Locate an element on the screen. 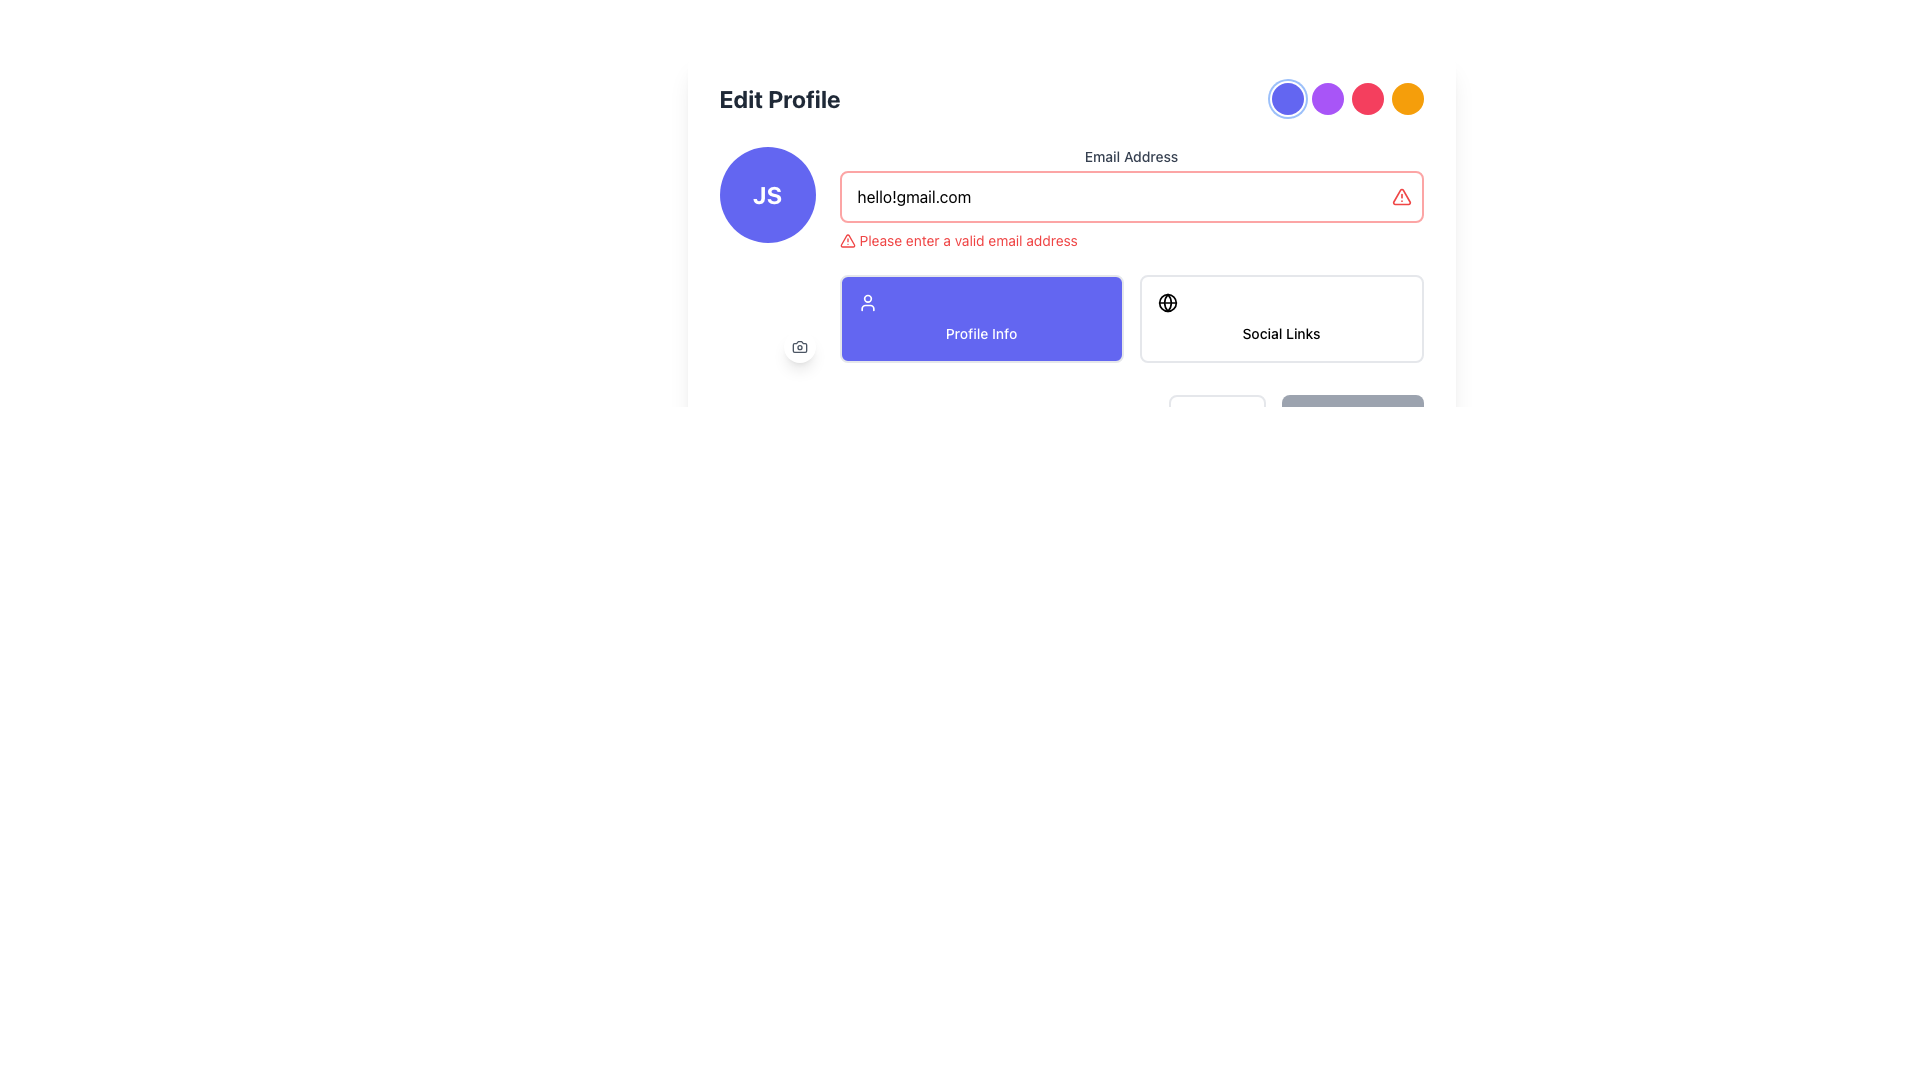  the globe icon located within the 'Social Links' section, positioned on the left side above the text 'Social Links' is located at coordinates (1167, 303).